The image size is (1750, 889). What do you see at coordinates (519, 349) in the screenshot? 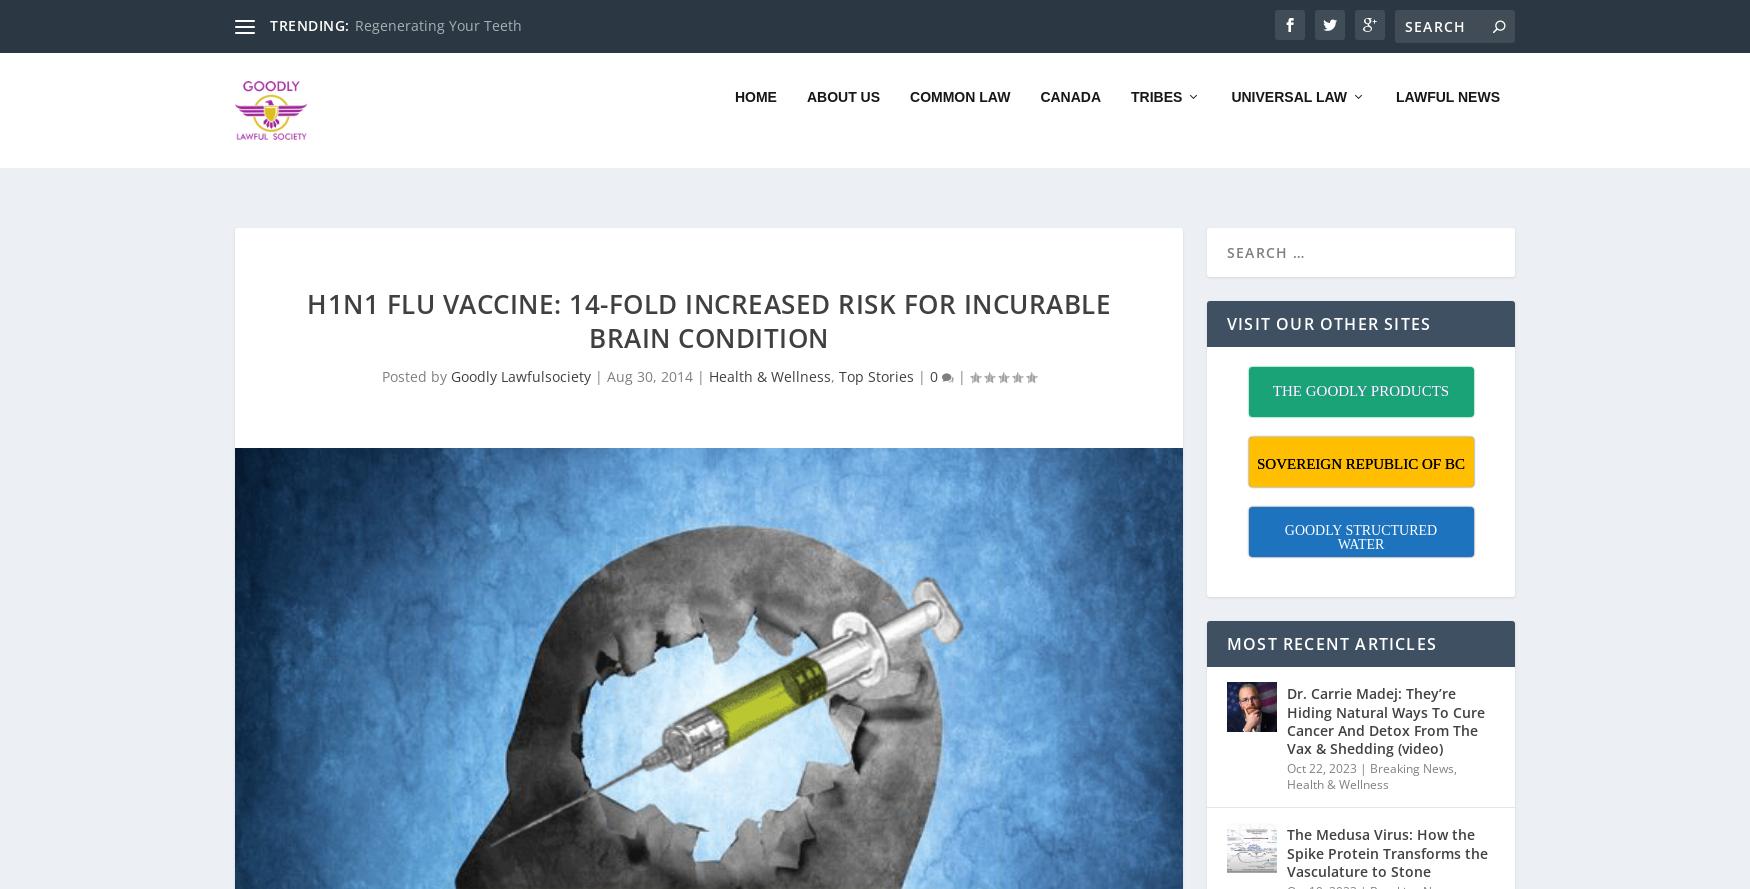
I see `'Goodly Lawfulsociety'` at bounding box center [519, 349].